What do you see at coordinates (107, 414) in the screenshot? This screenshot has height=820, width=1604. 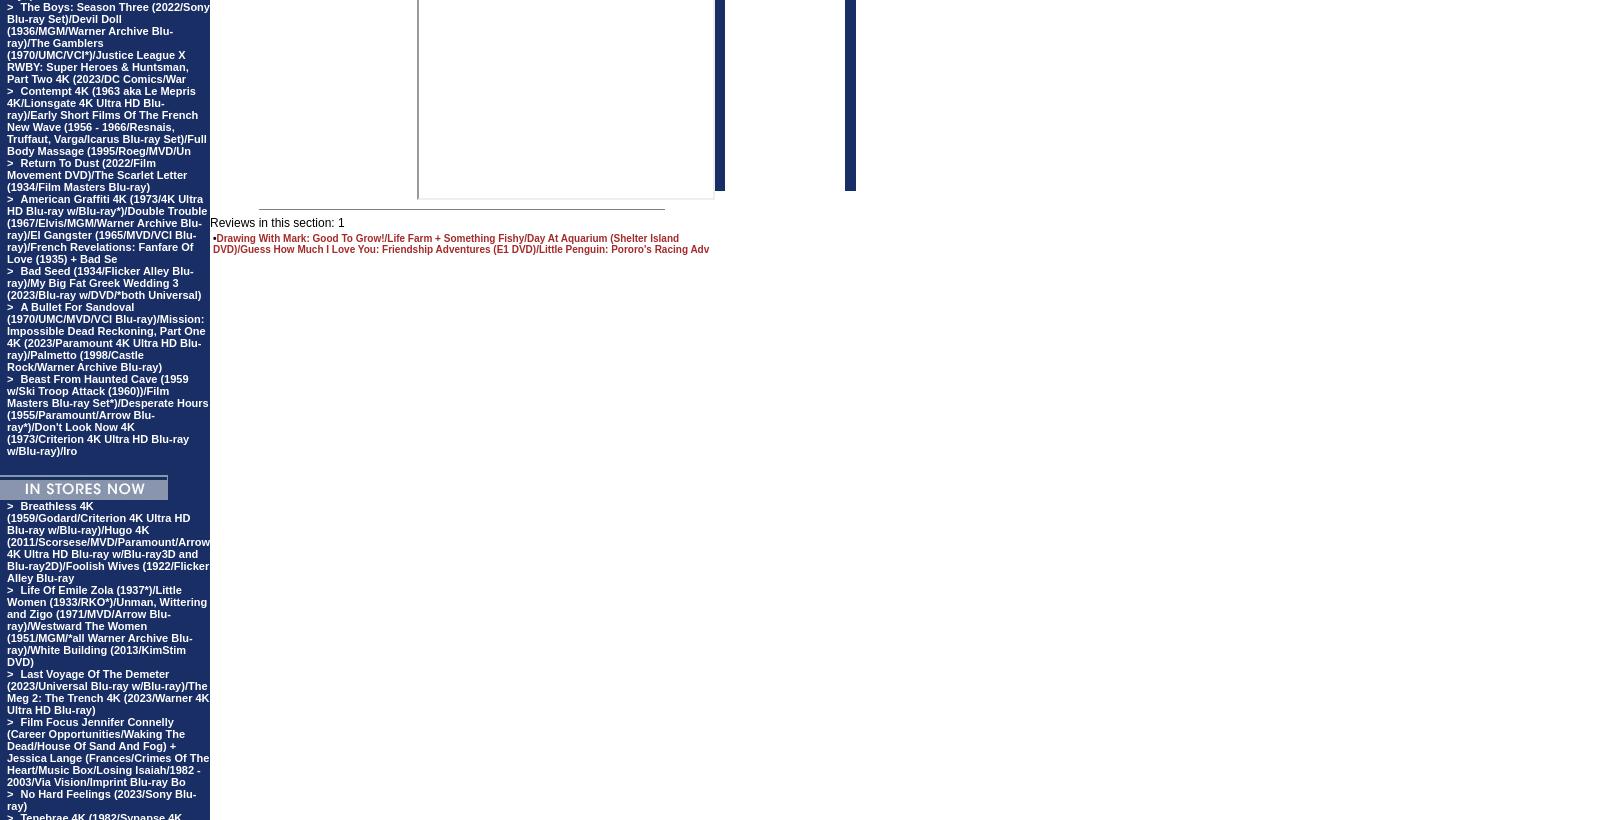 I see `'Beast From Haunted Cave (1959 w/Ski Troop Attack (1960))/Film Masters Blu-ray Set*)/Desperate Hours (1955/Paramount/Arrow Blu-ray*)/Don't Look Now 4K (1973/Criterion 4K Ultra HD Blu-ray w/Blu-ray)/Iro'` at bounding box center [107, 414].